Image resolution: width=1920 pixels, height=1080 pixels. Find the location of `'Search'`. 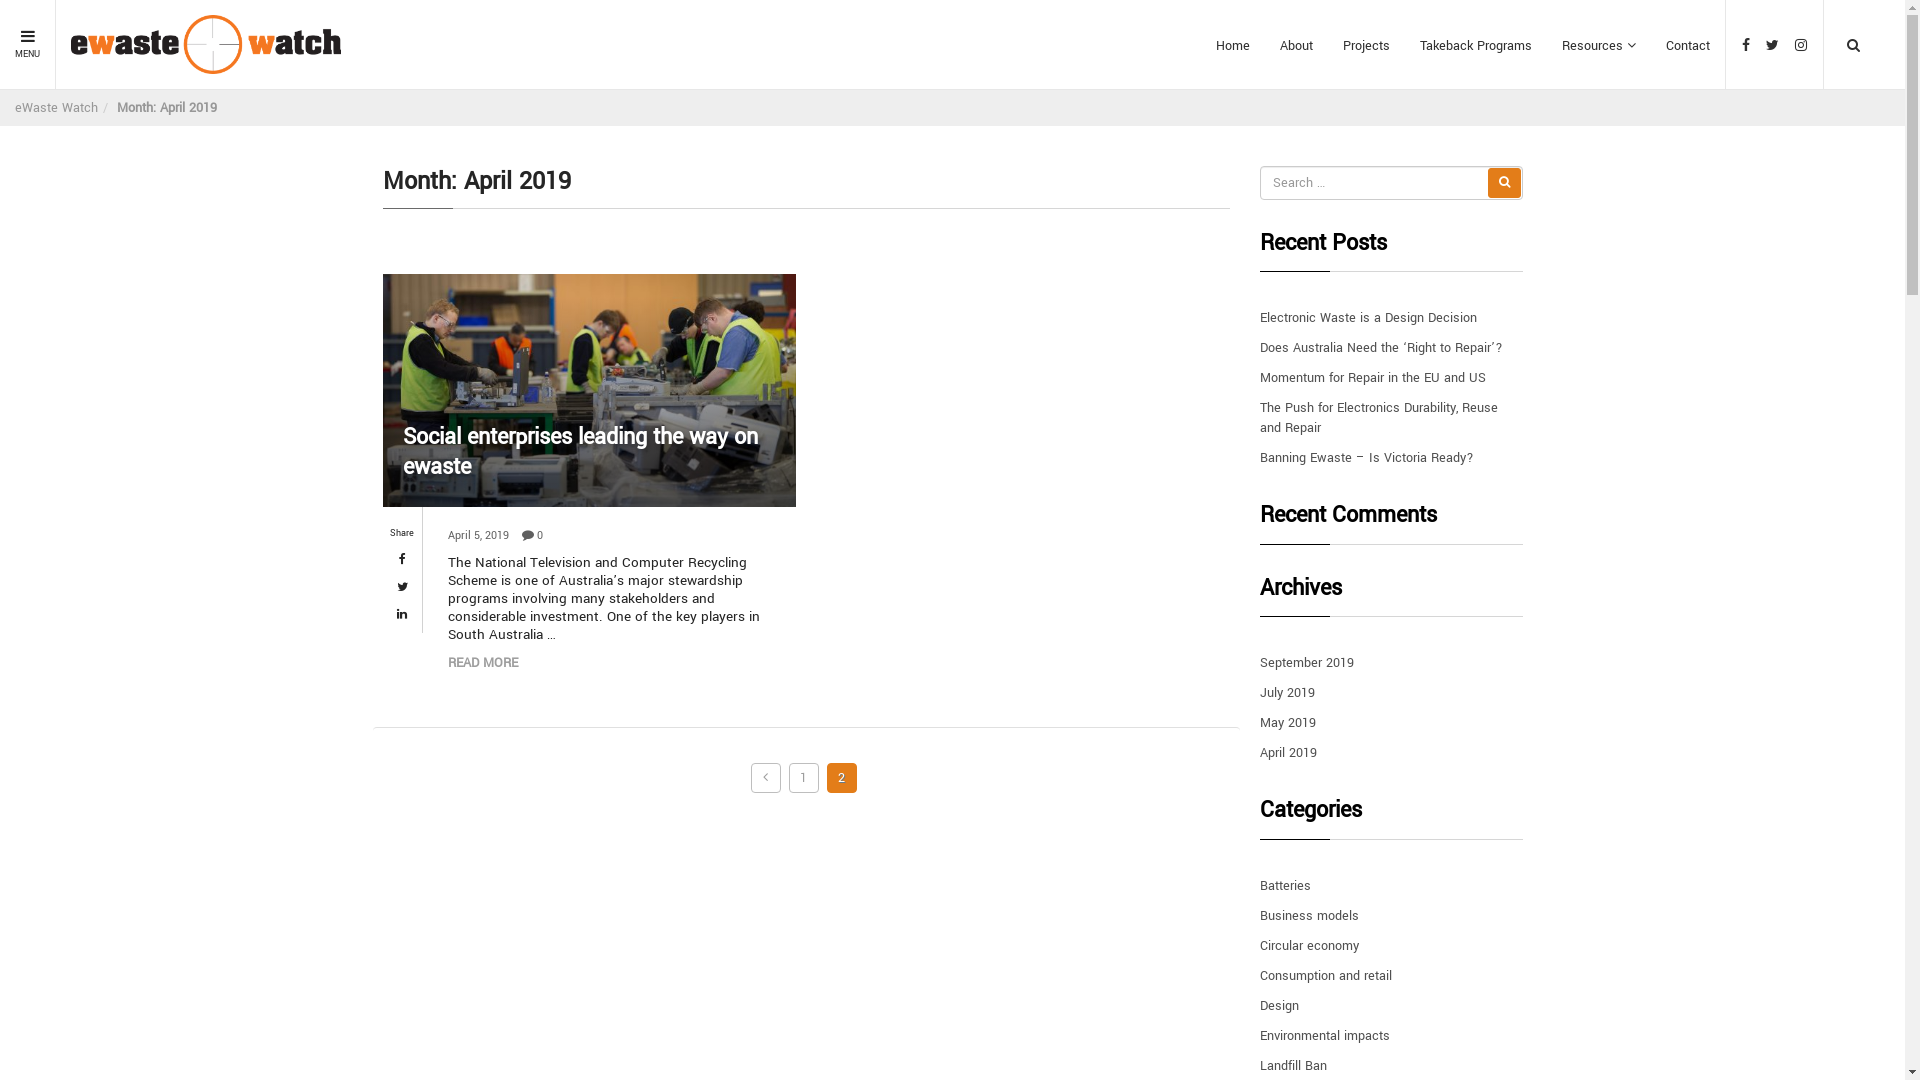

'Search' is located at coordinates (1504, 182).